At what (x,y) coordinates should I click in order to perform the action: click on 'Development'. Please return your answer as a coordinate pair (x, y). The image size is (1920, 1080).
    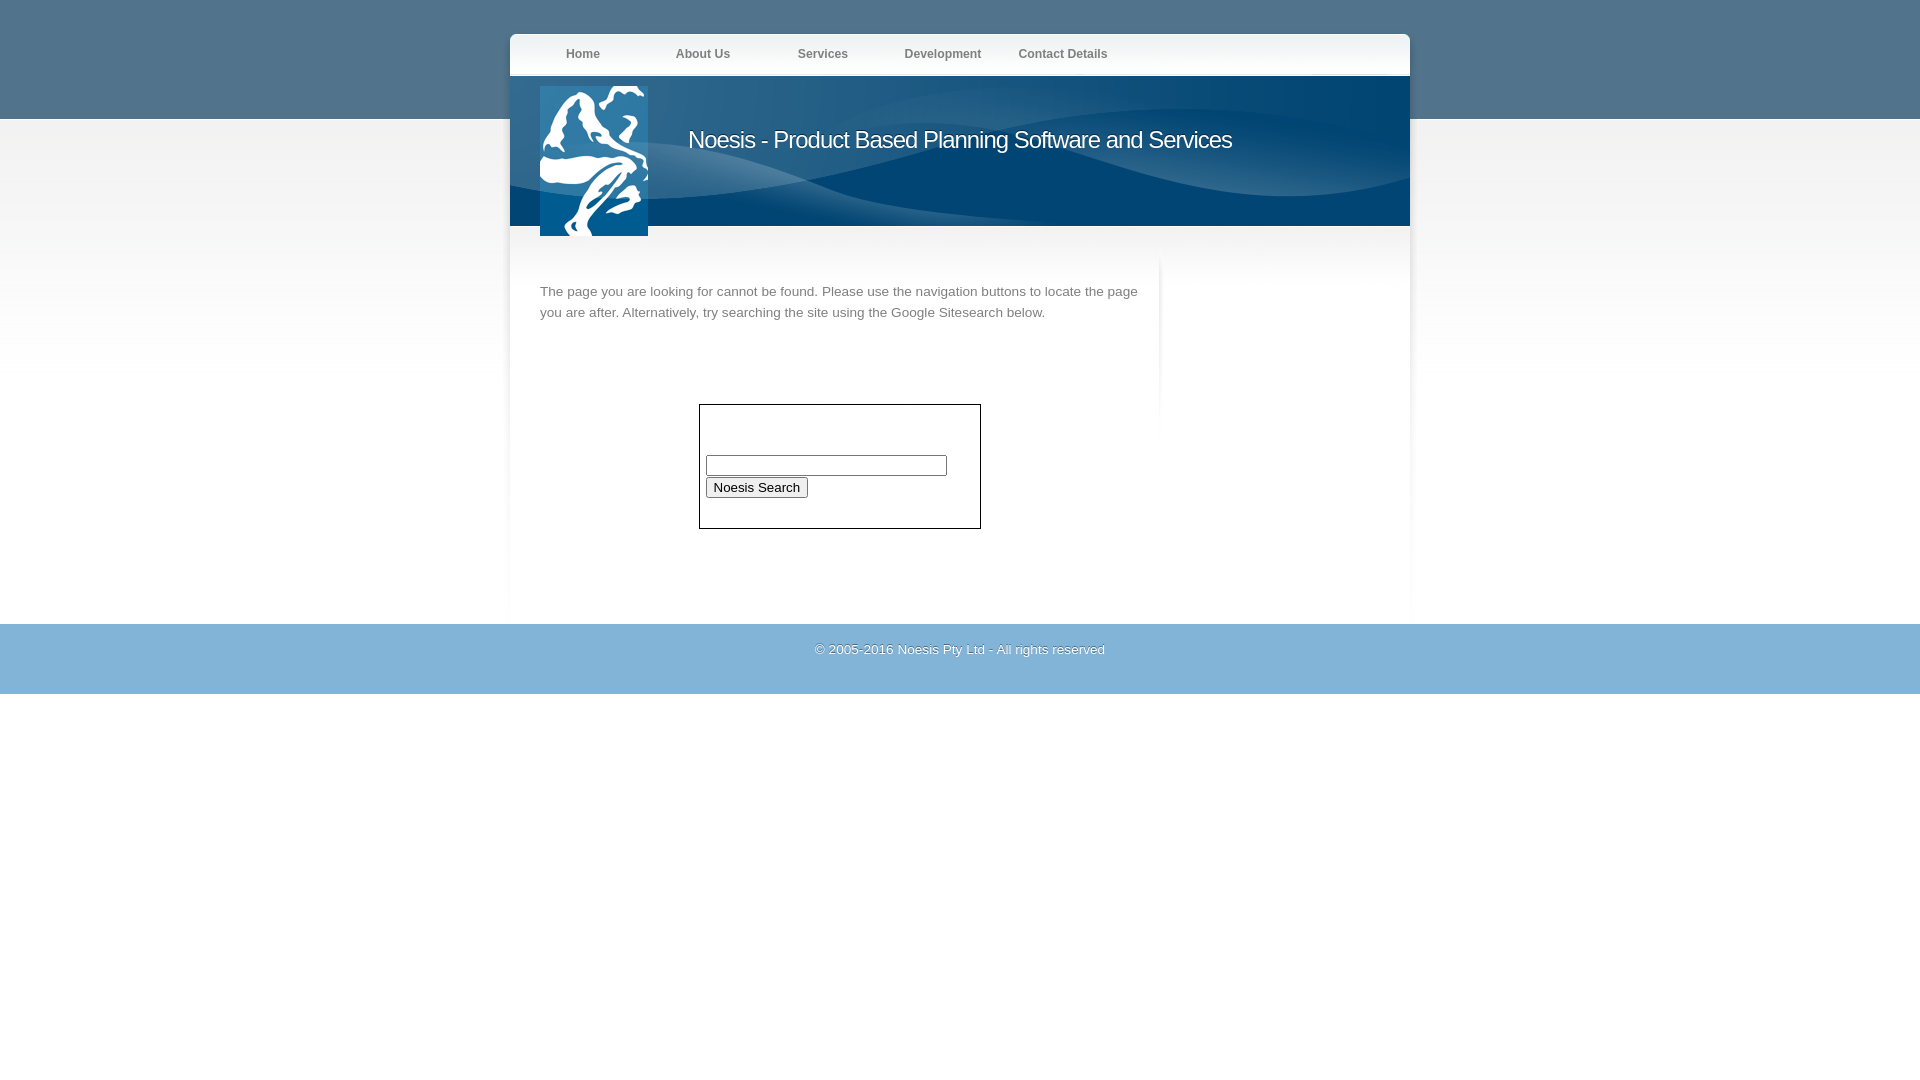
    Looking at the image, I should click on (941, 52).